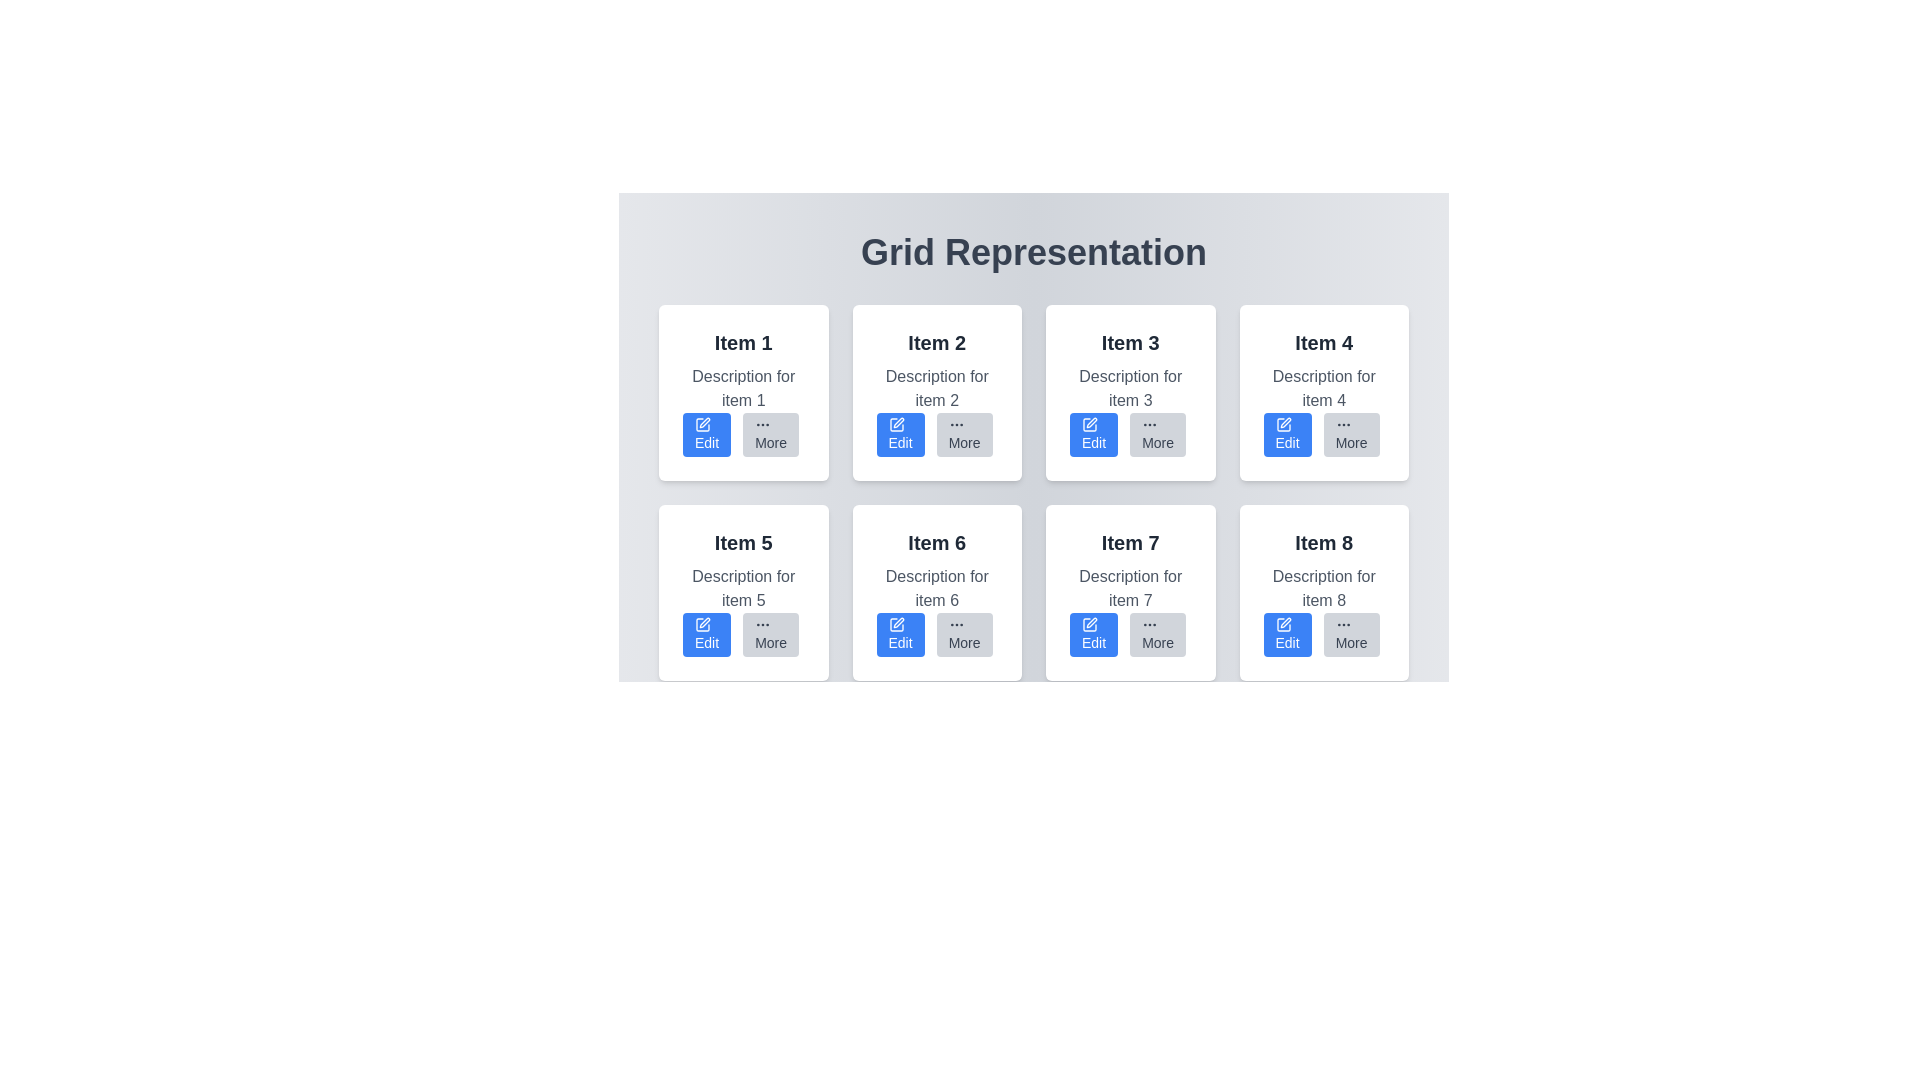 This screenshot has height=1080, width=1920. What do you see at coordinates (936, 543) in the screenshot?
I see `the bold, large-sized dark gray text label reading 'Item 6', which serves as the title of the card located in the second row and second column of a 4x2 grid layout` at bounding box center [936, 543].